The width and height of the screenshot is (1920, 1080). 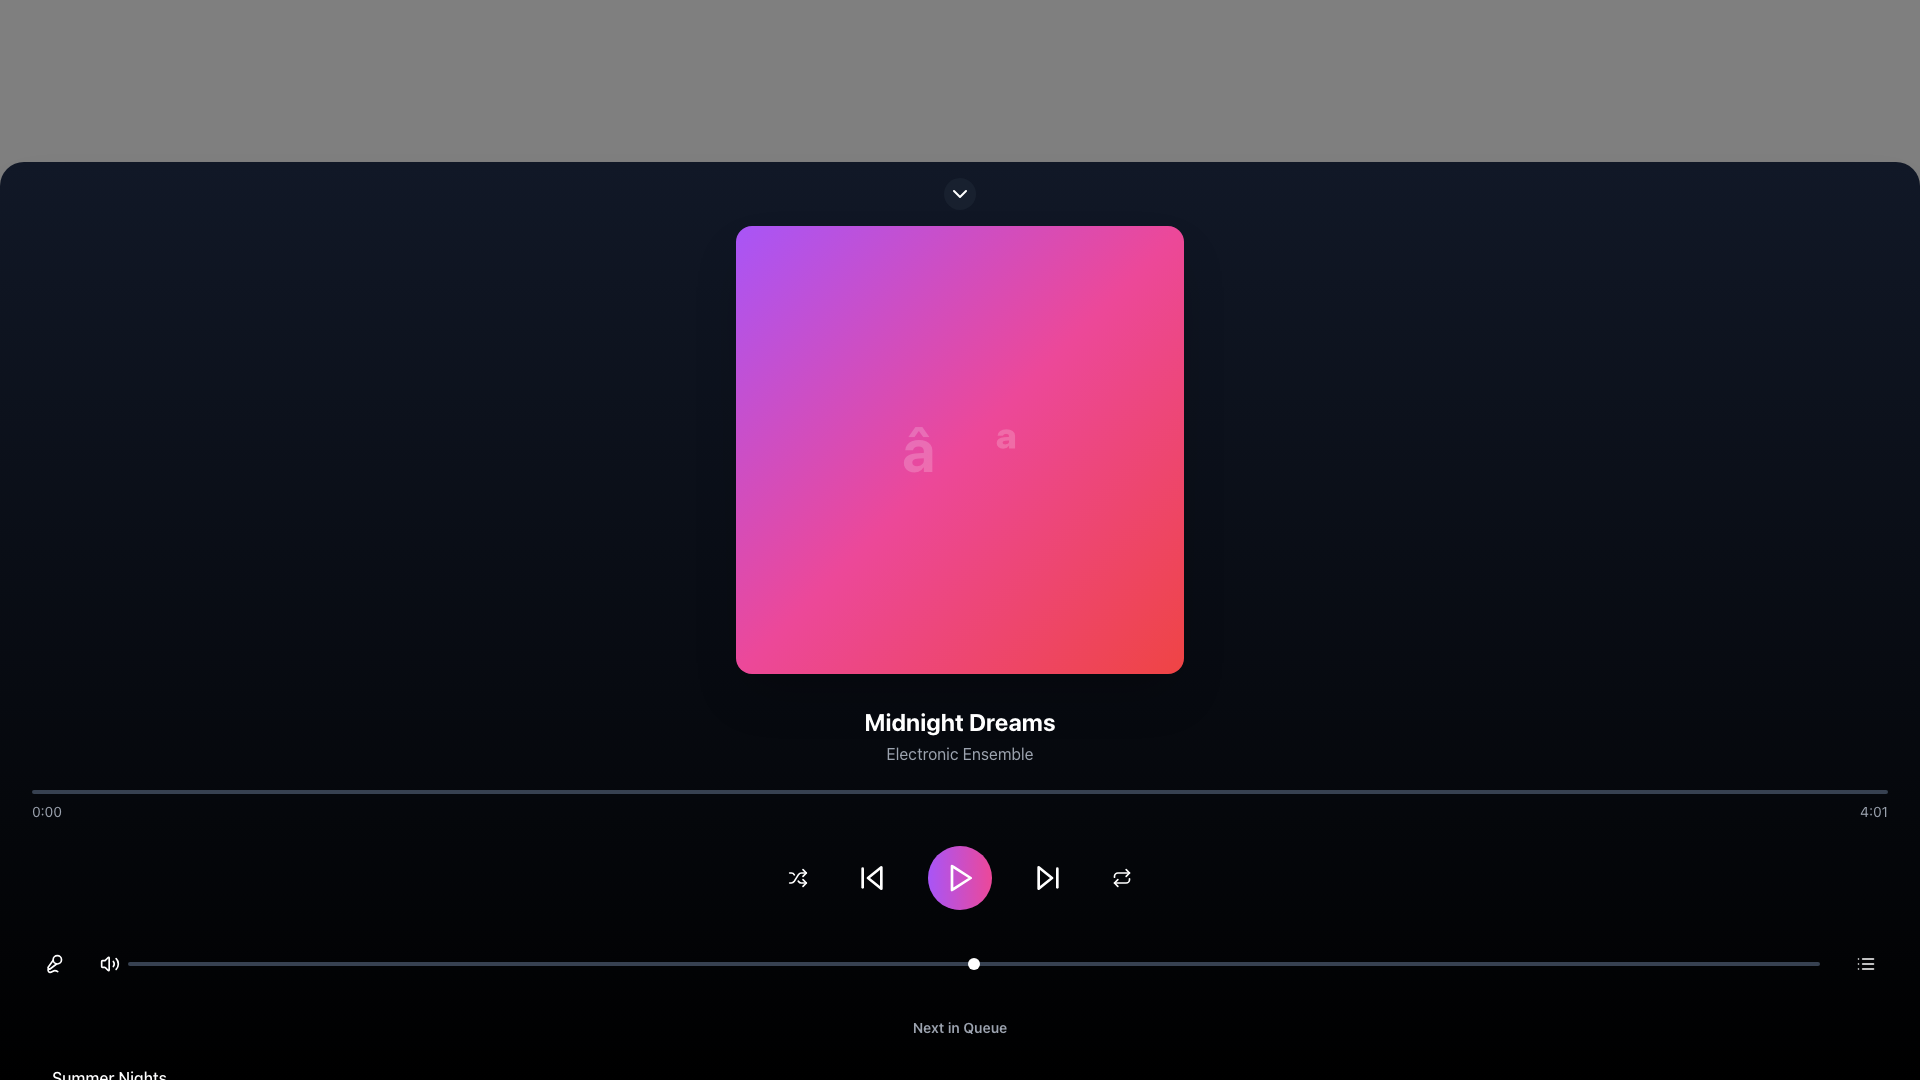 I want to click on the play button icon located at the center of the bottom player section, so click(x=960, y=877).